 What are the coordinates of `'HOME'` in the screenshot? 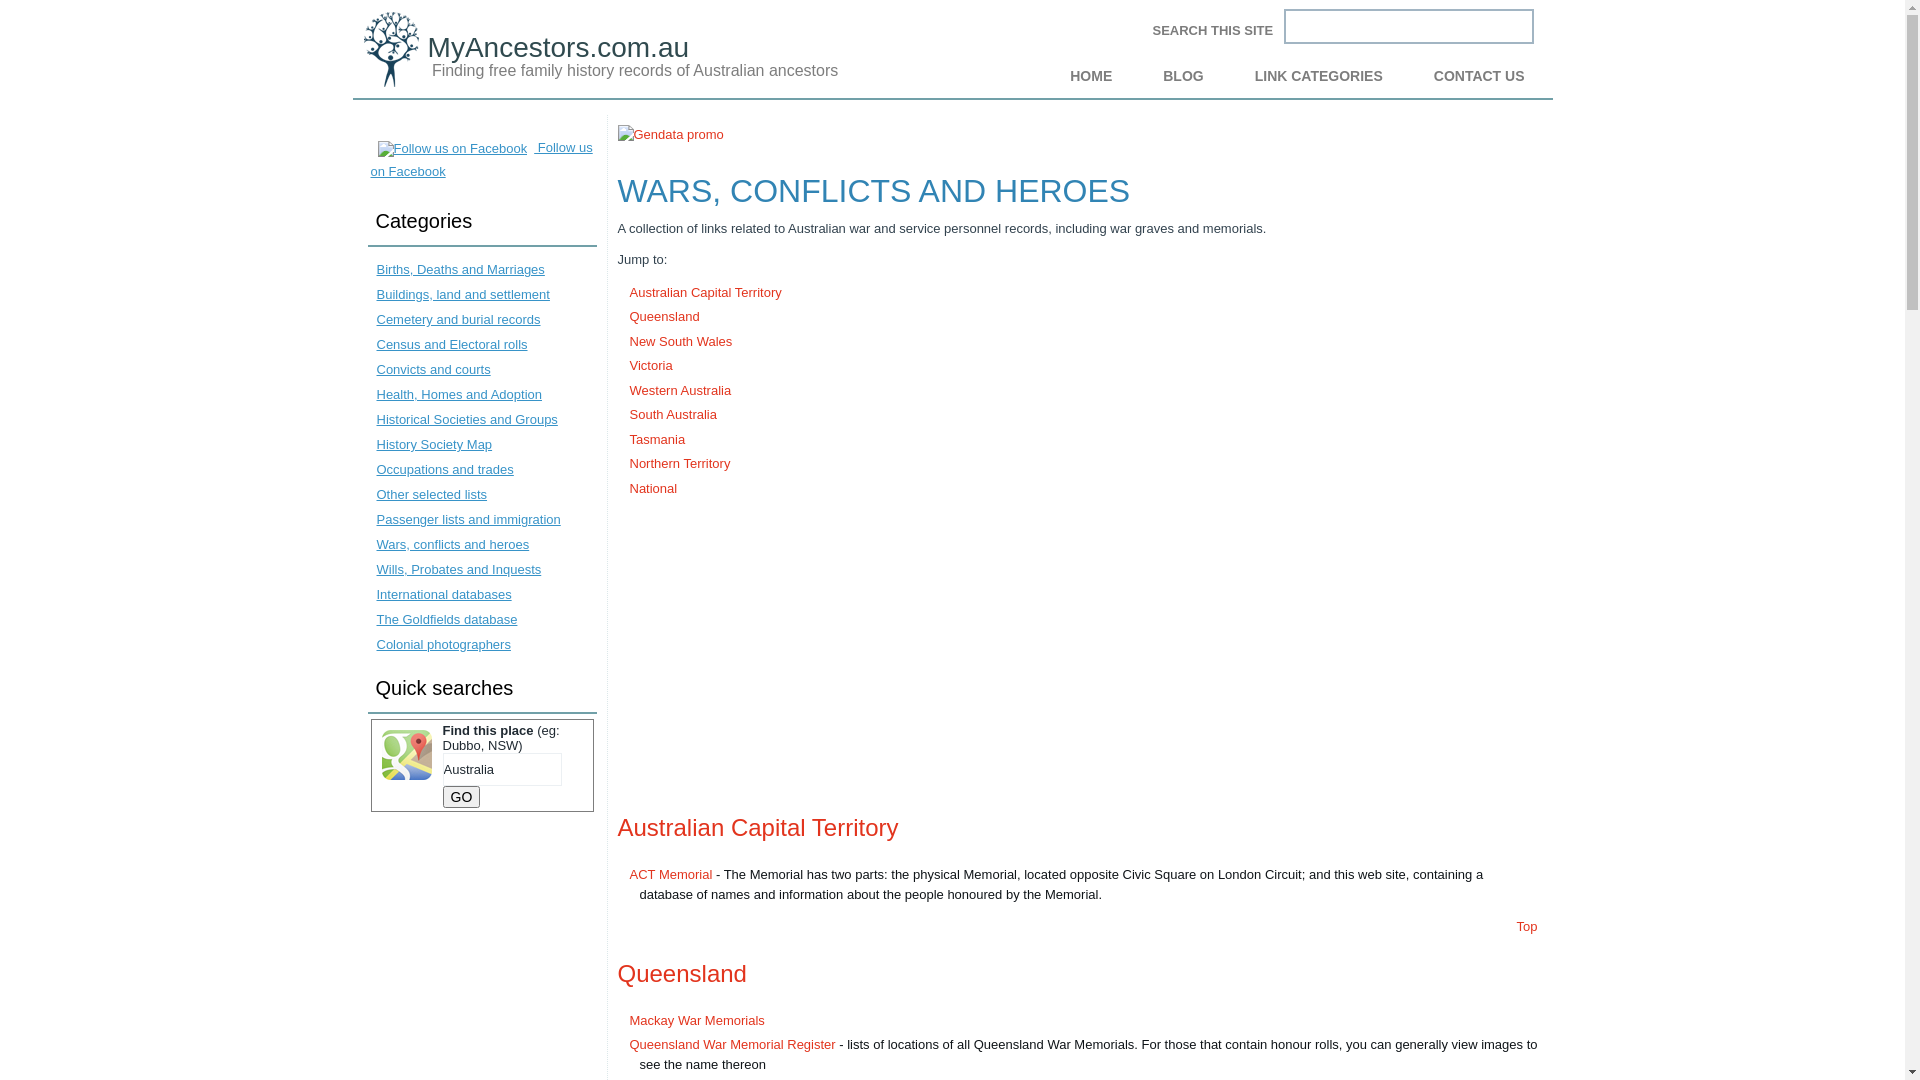 It's located at (1046, 75).